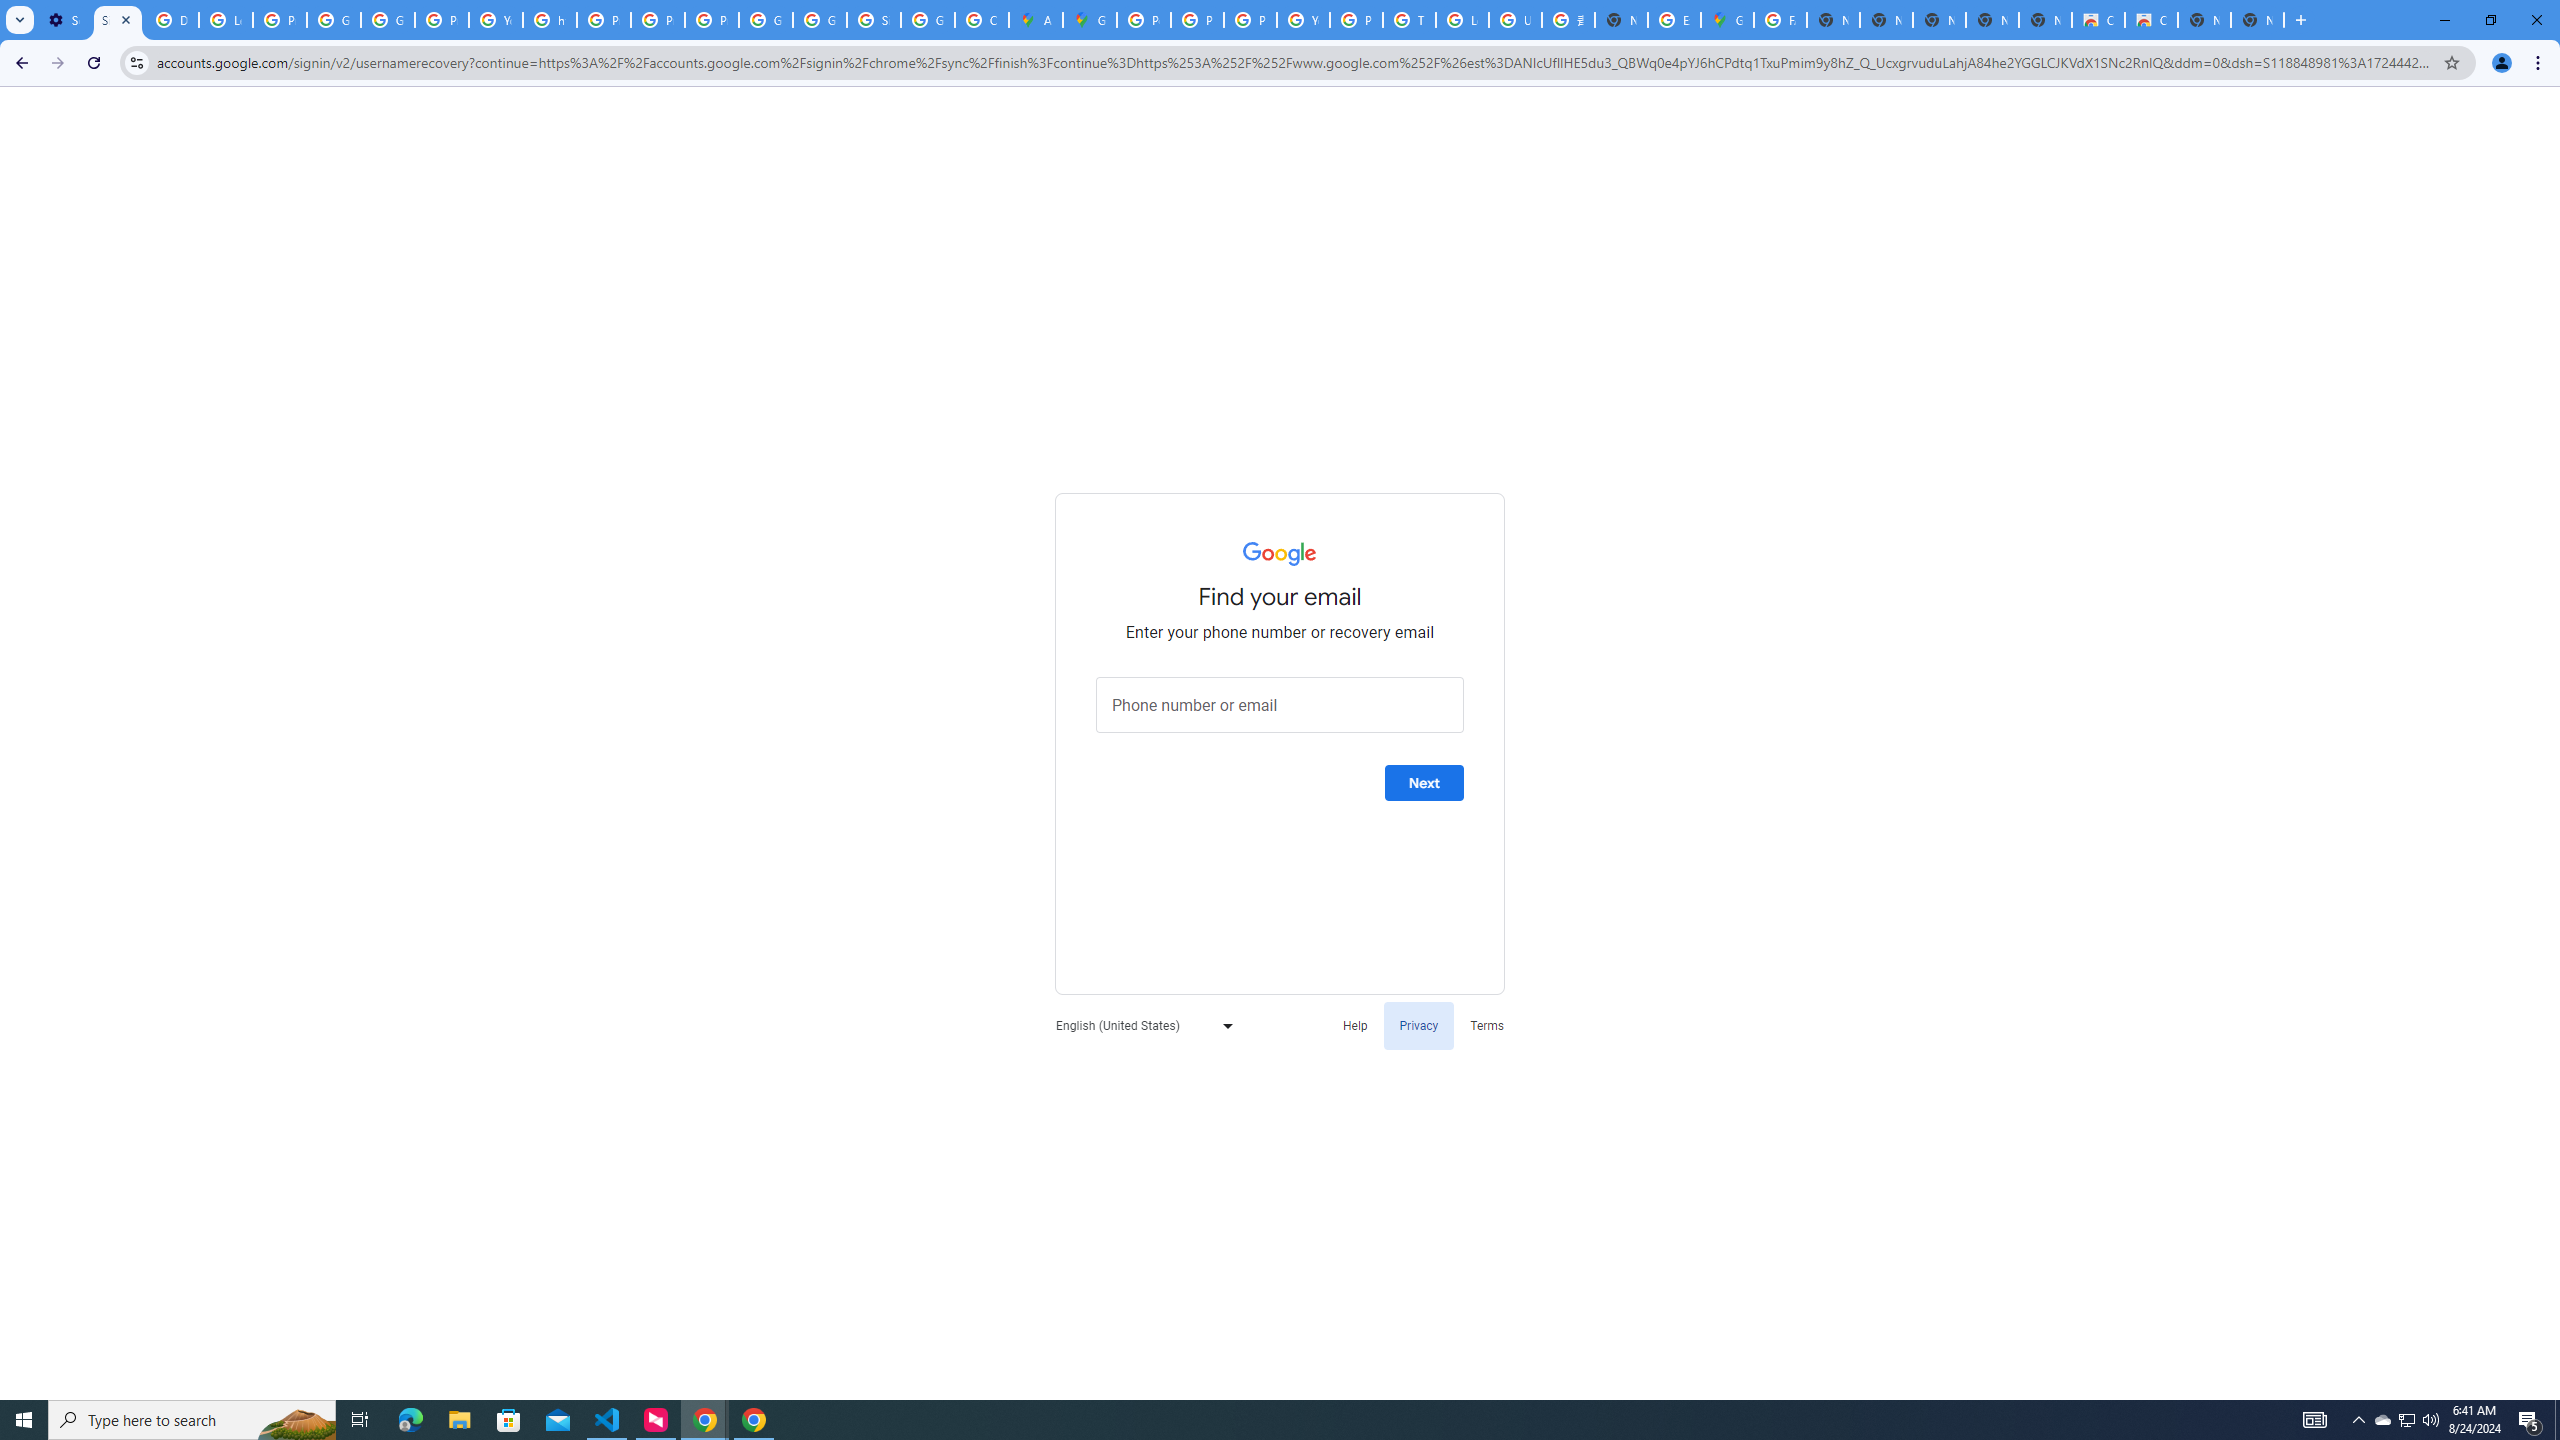  I want to click on 'Privacy Help Center - Policies Help', so click(1198, 19).